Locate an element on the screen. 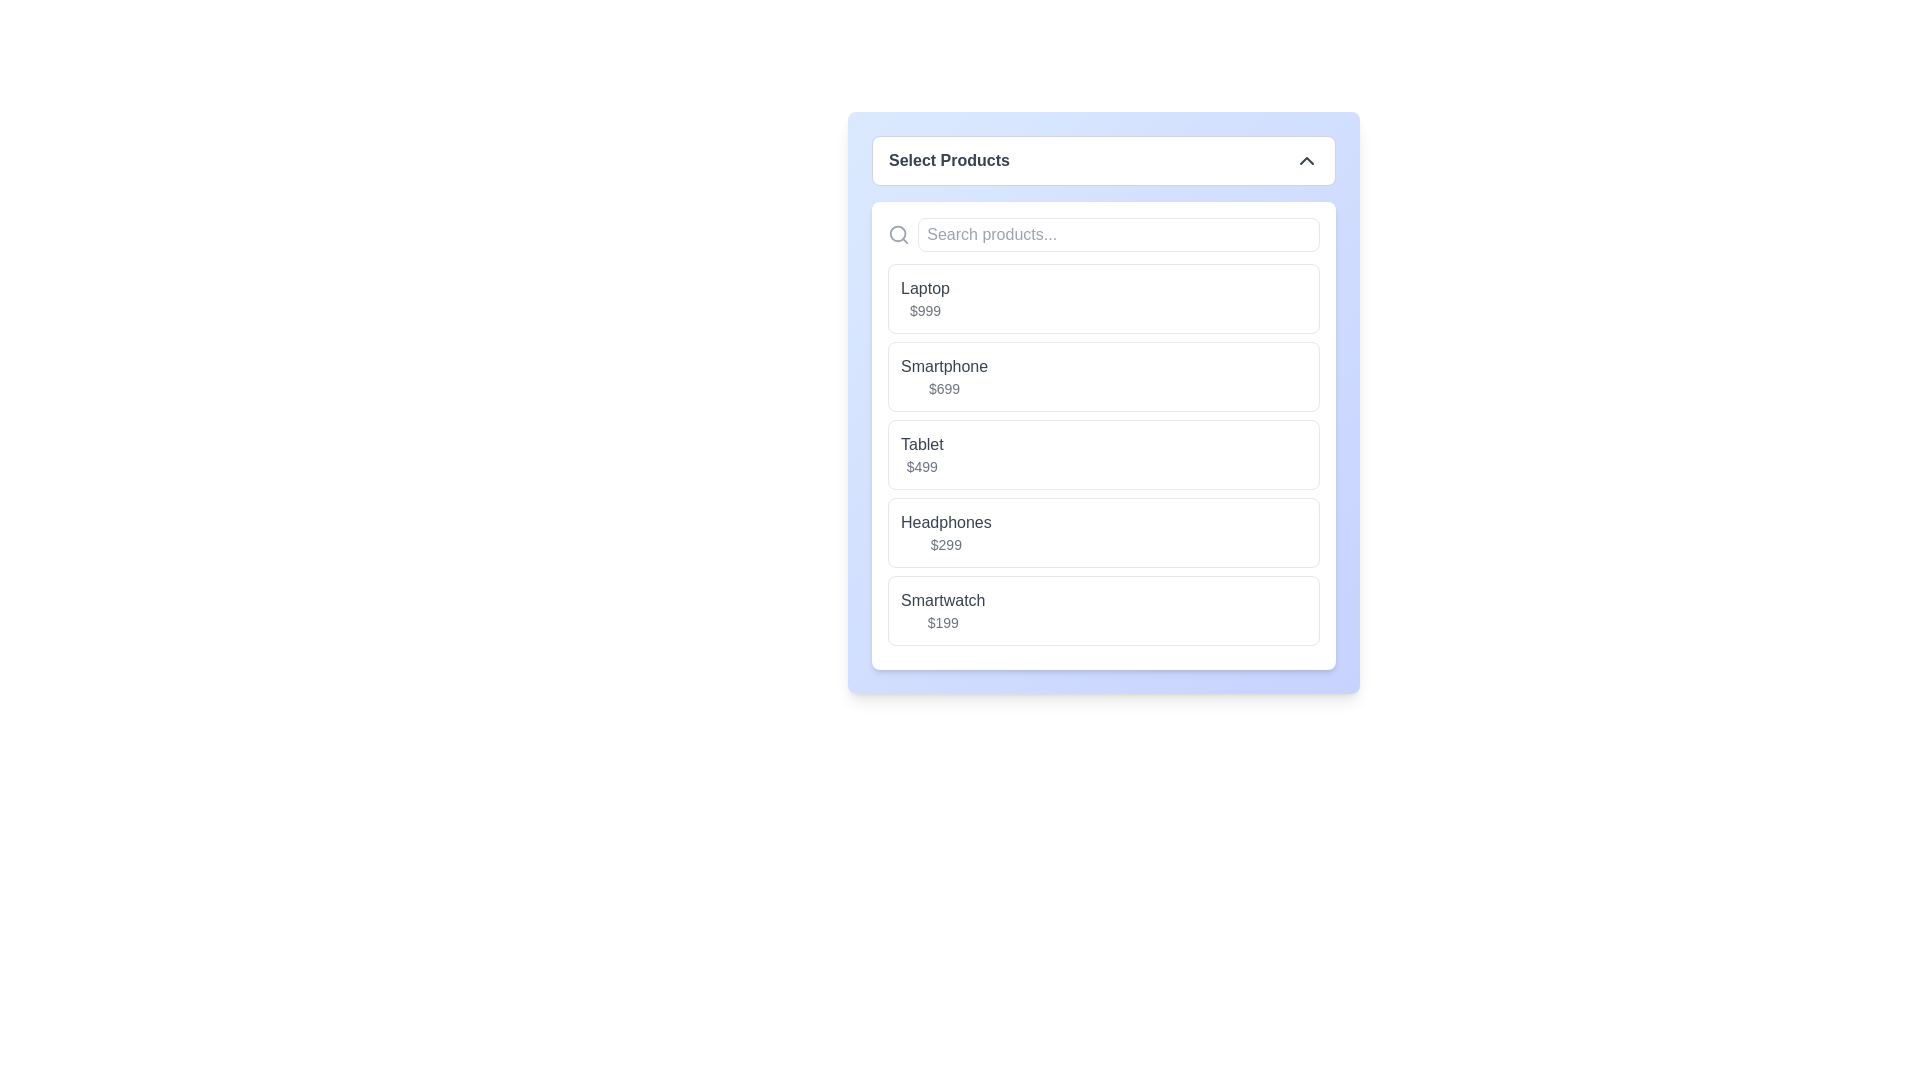 This screenshot has height=1080, width=1920. text content of the 'Smartwatch' label located in the fifth entry of the product selection dropdown menu, positioned above the '$199' price is located at coordinates (942, 600).